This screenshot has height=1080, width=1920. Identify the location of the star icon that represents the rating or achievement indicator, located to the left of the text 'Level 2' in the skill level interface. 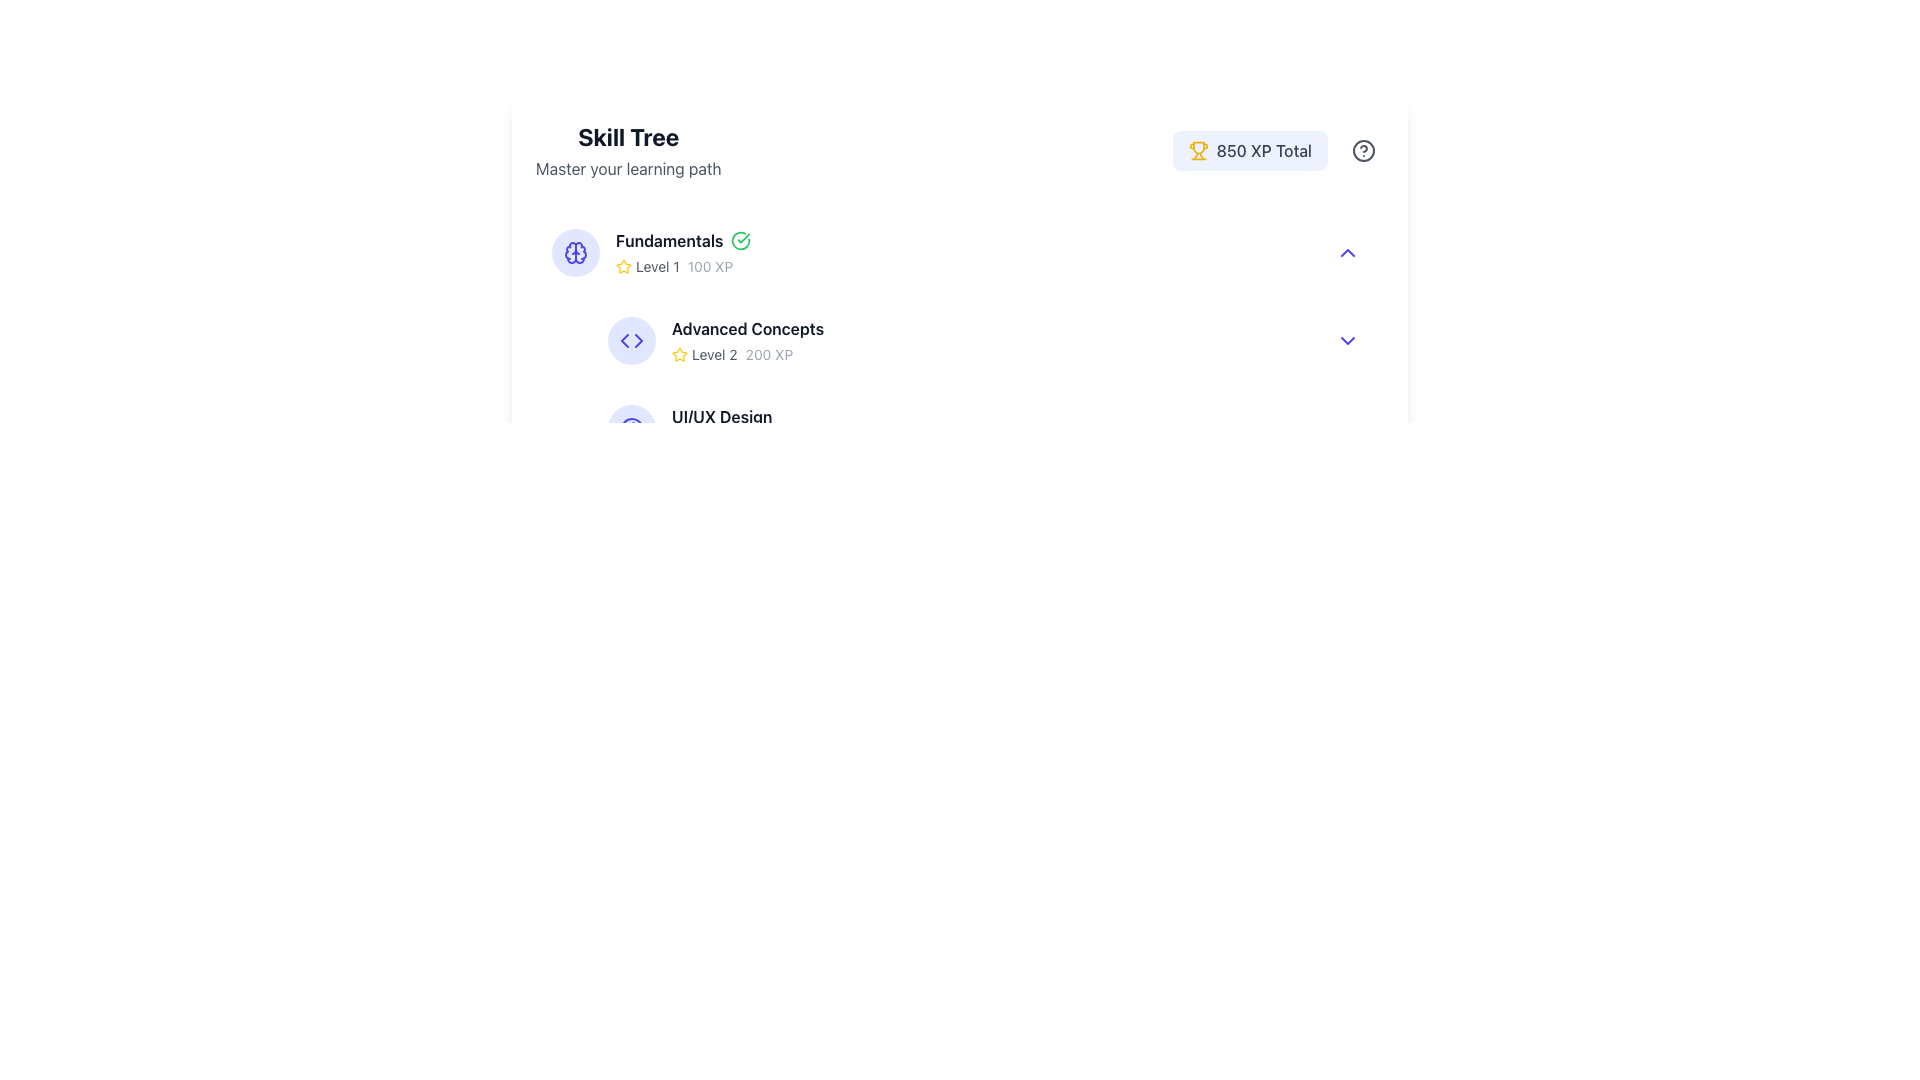
(680, 353).